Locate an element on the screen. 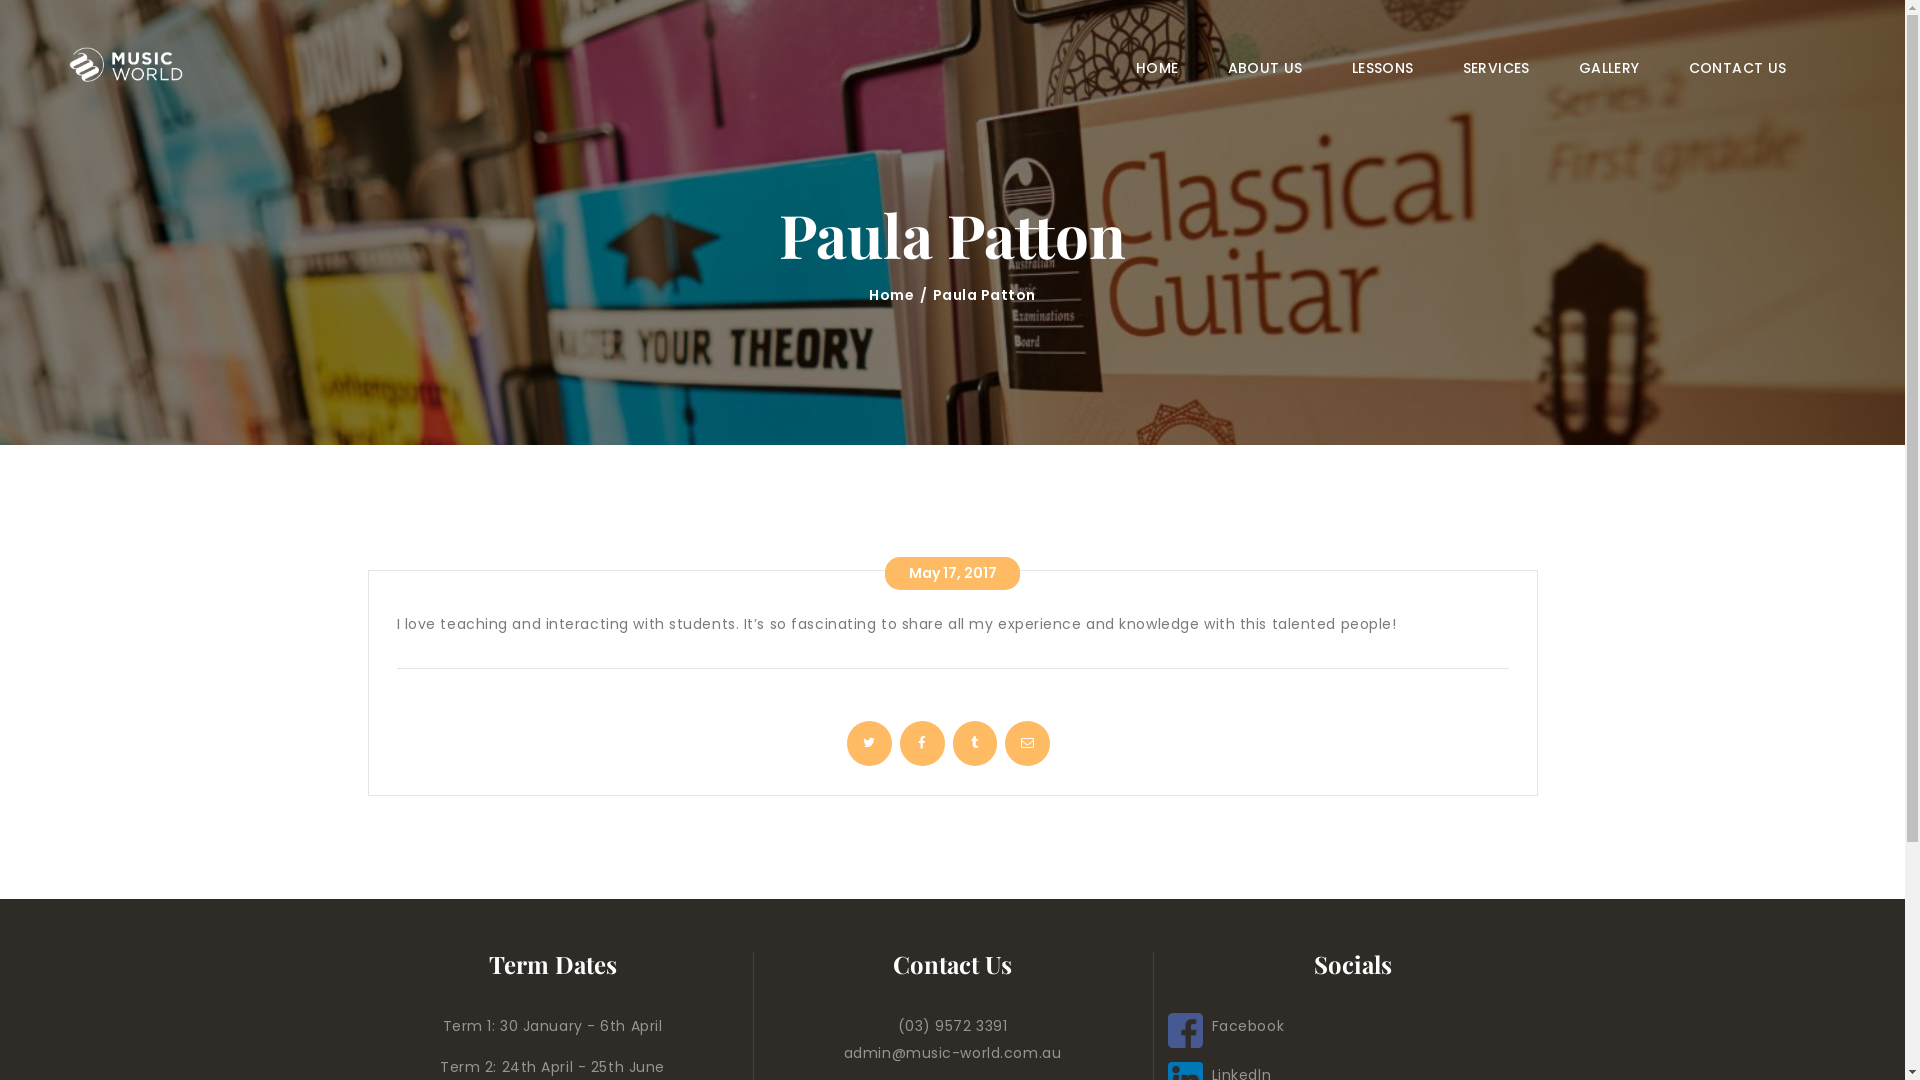 The width and height of the screenshot is (1920, 1080). '(03) 9572 3391' is located at coordinates (952, 1026).